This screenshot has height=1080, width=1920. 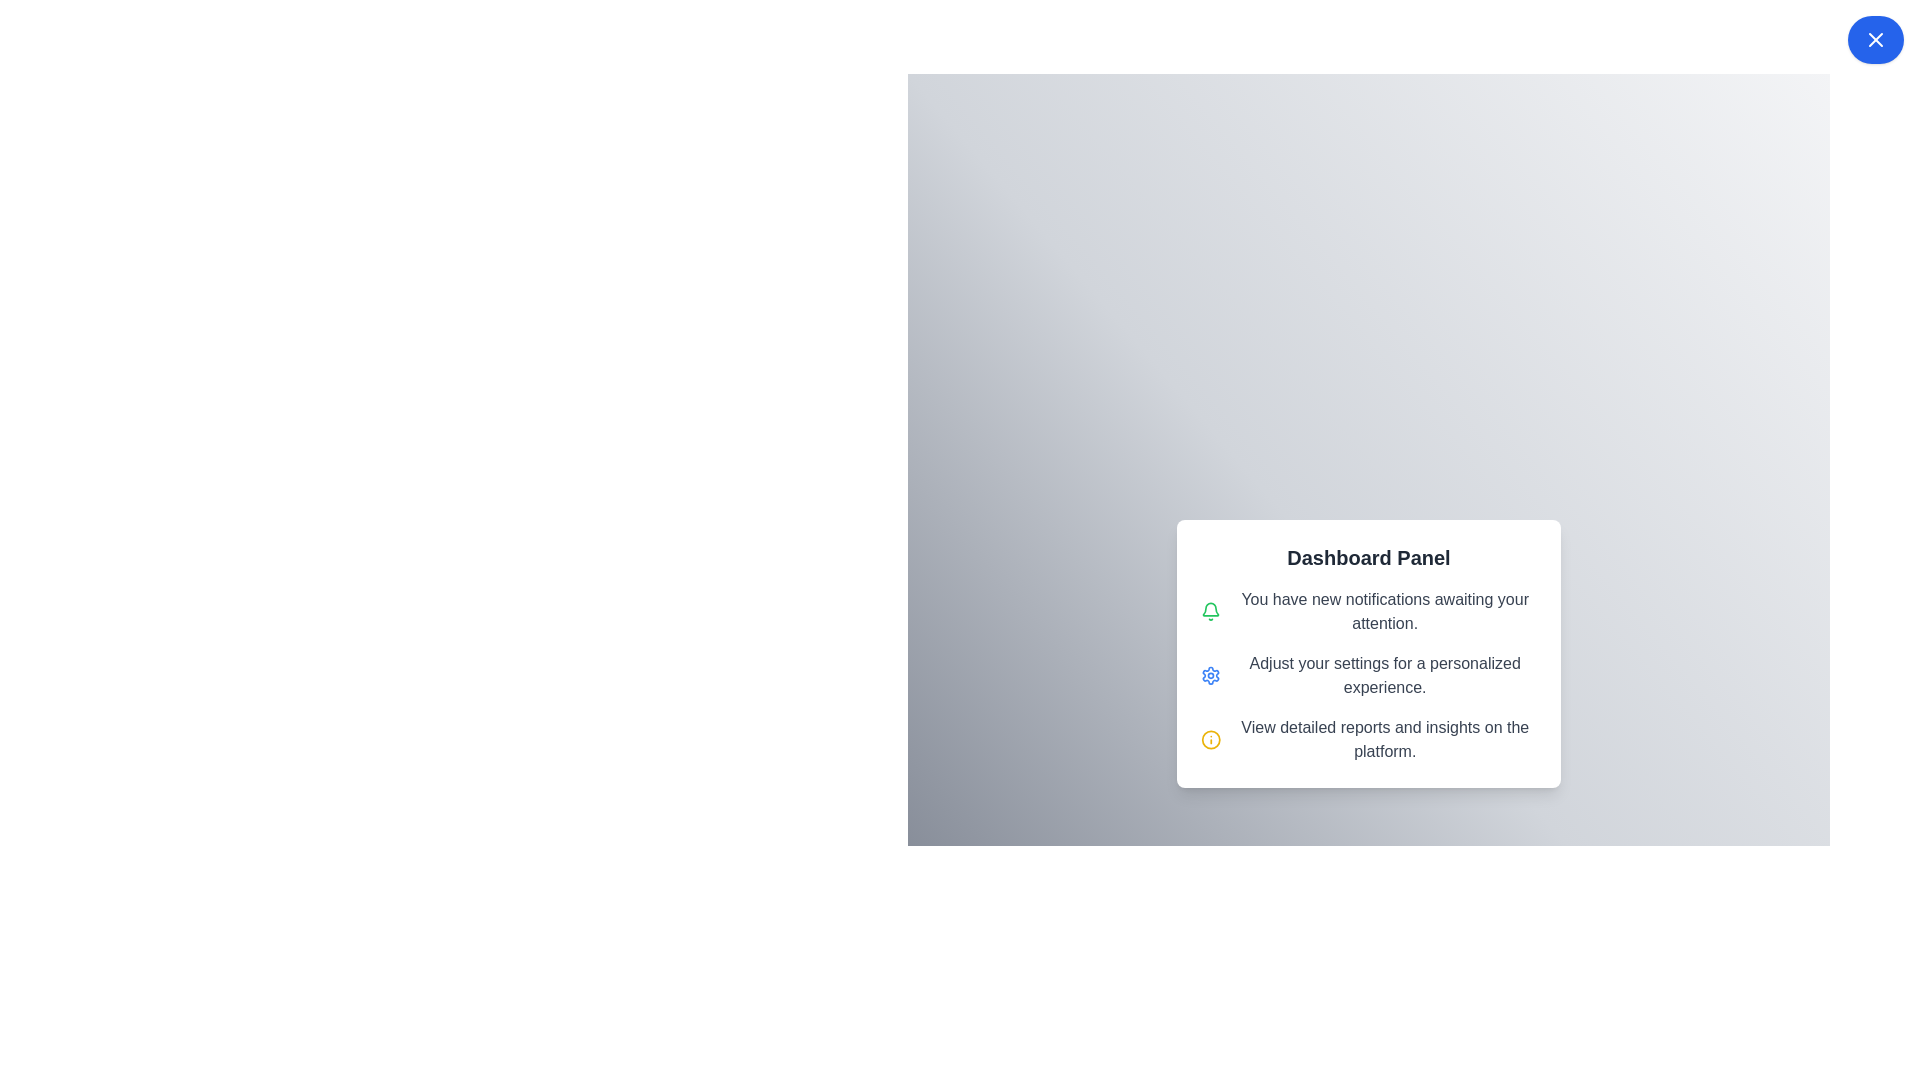 I want to click on the informational text about adjusting settings for a personalized user experience, which is the second item in a vertically stacked group within a white card on the dashboard, so click(x=1367, y=675).